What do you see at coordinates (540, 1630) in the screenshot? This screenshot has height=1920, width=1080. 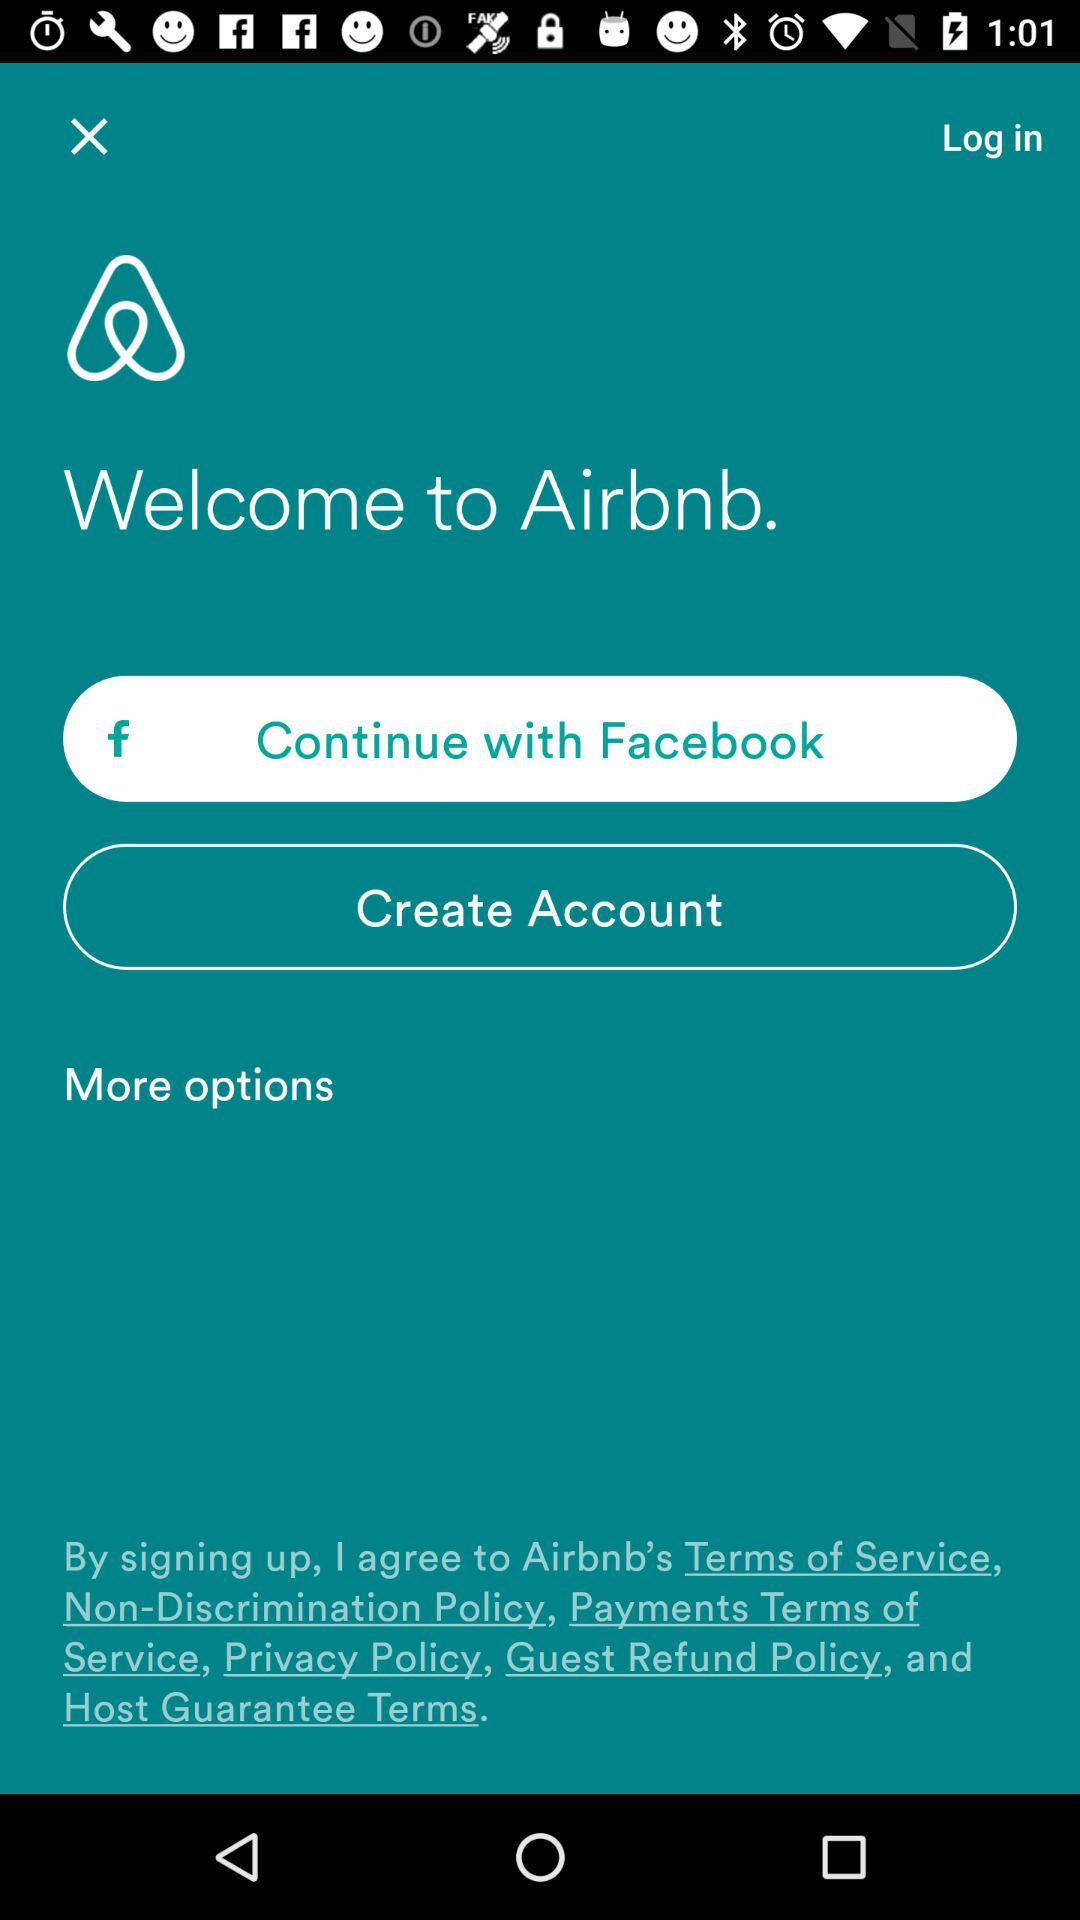 I see `by signing up icon` at bounding box center [540, 1630].